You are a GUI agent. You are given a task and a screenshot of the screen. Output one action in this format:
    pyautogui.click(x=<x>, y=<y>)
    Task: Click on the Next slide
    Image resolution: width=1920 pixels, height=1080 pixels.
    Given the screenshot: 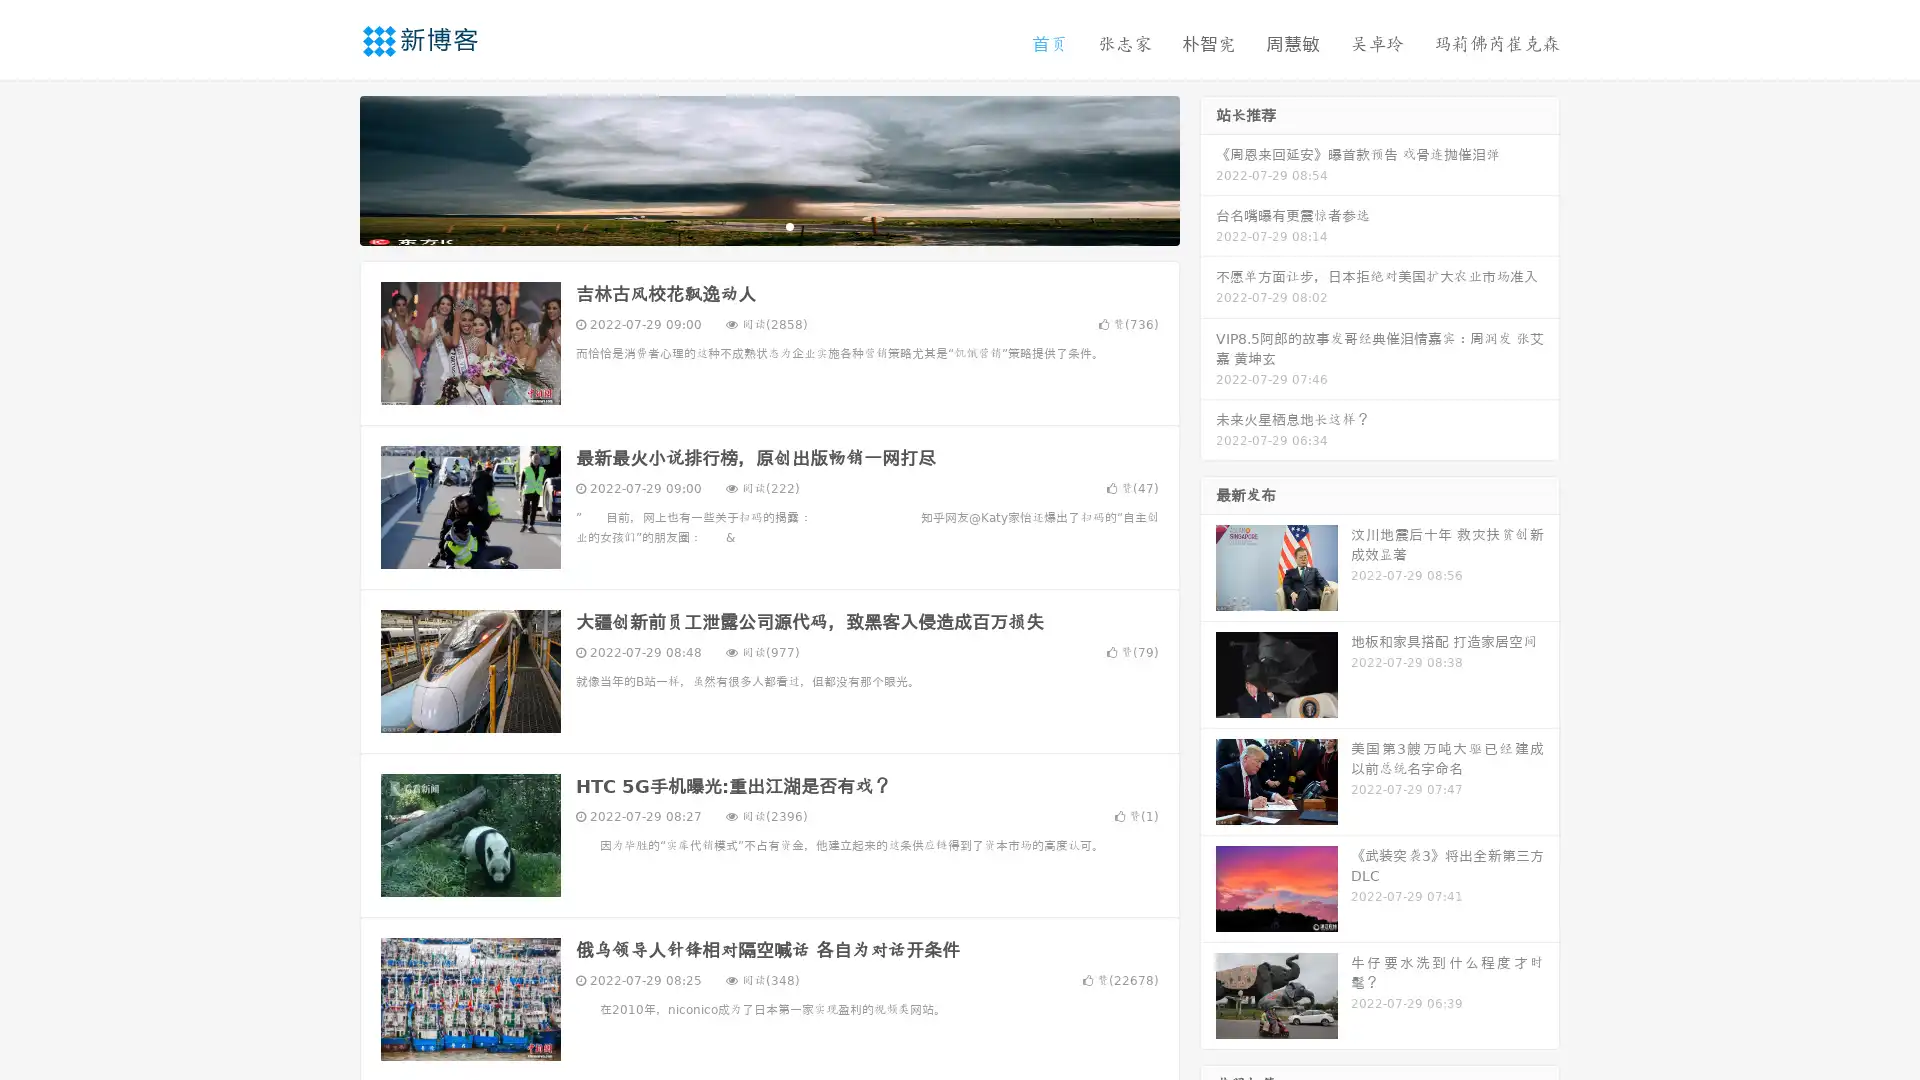 What is the action you would take?
    pyautogui.click(x=1208, y=168)
    